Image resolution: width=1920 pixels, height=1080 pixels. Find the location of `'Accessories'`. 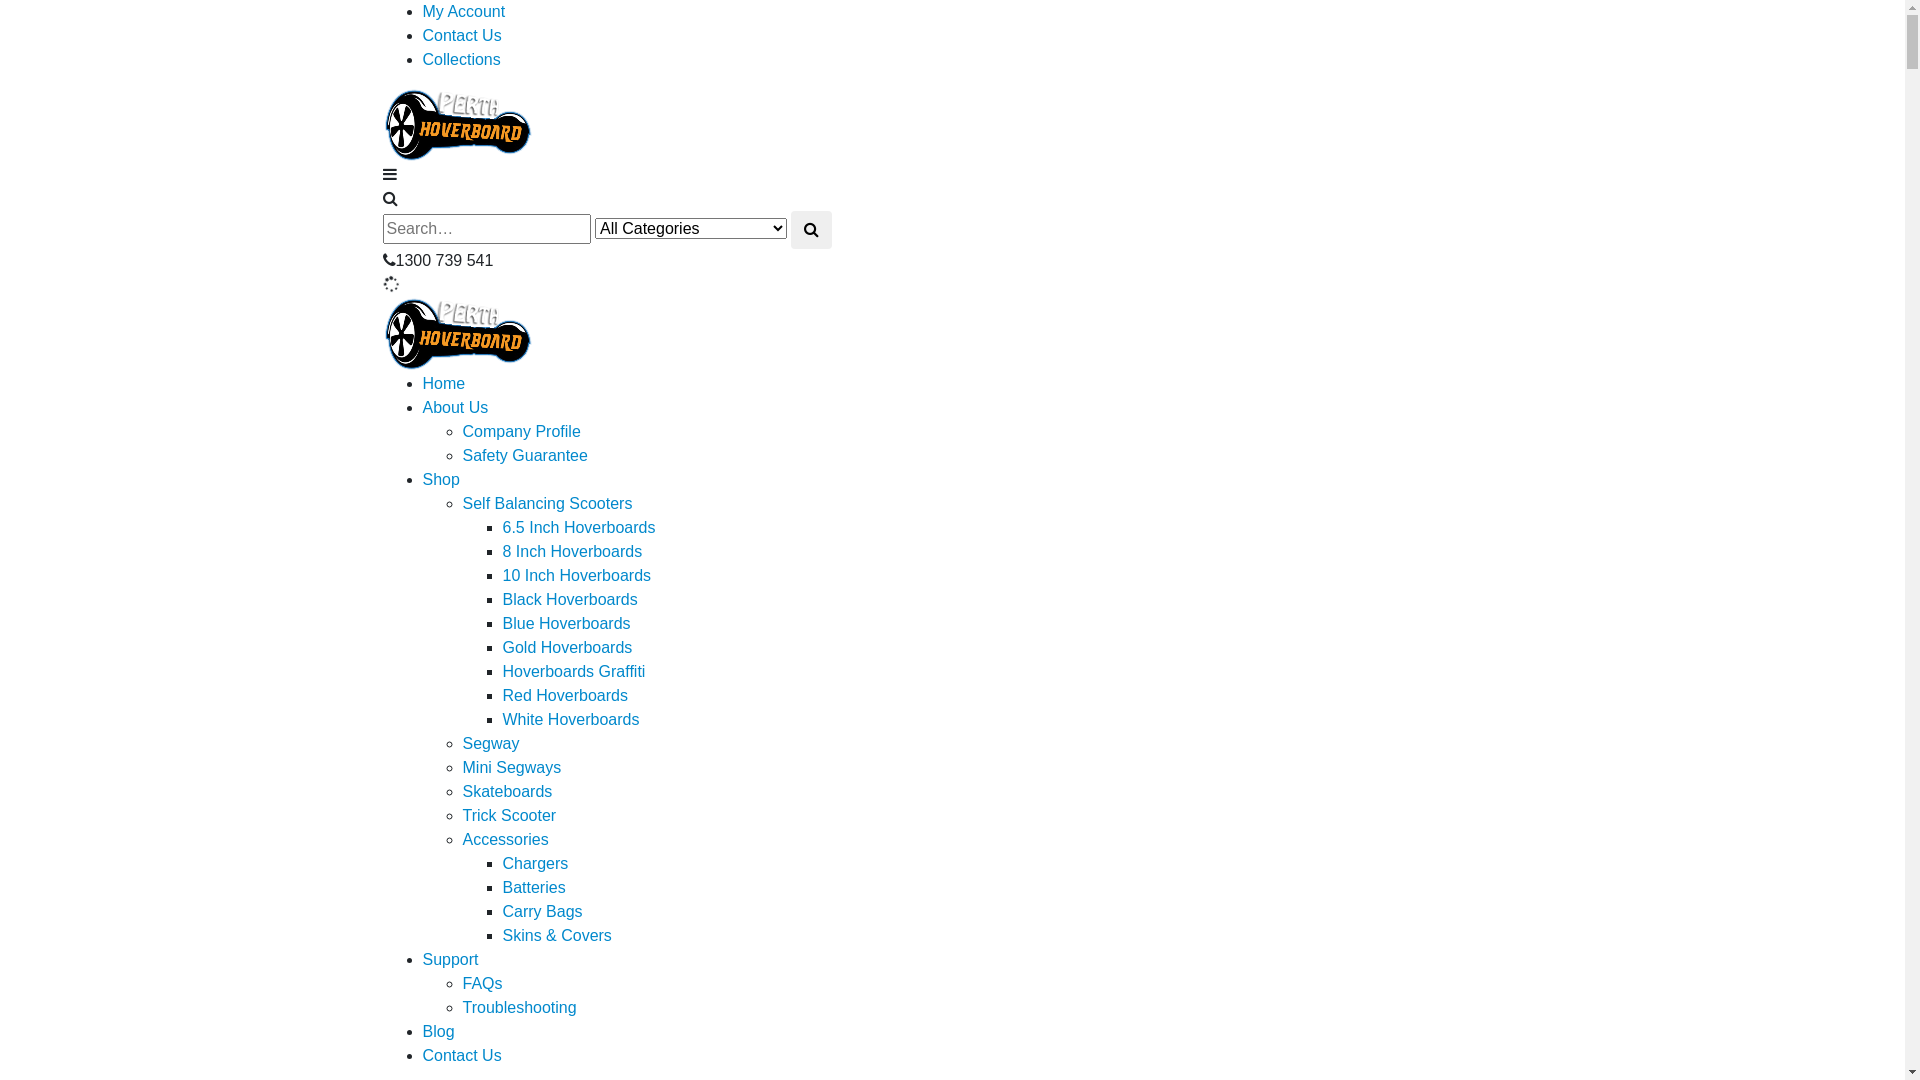

'Accessories' is located at coordinates (460, 839).